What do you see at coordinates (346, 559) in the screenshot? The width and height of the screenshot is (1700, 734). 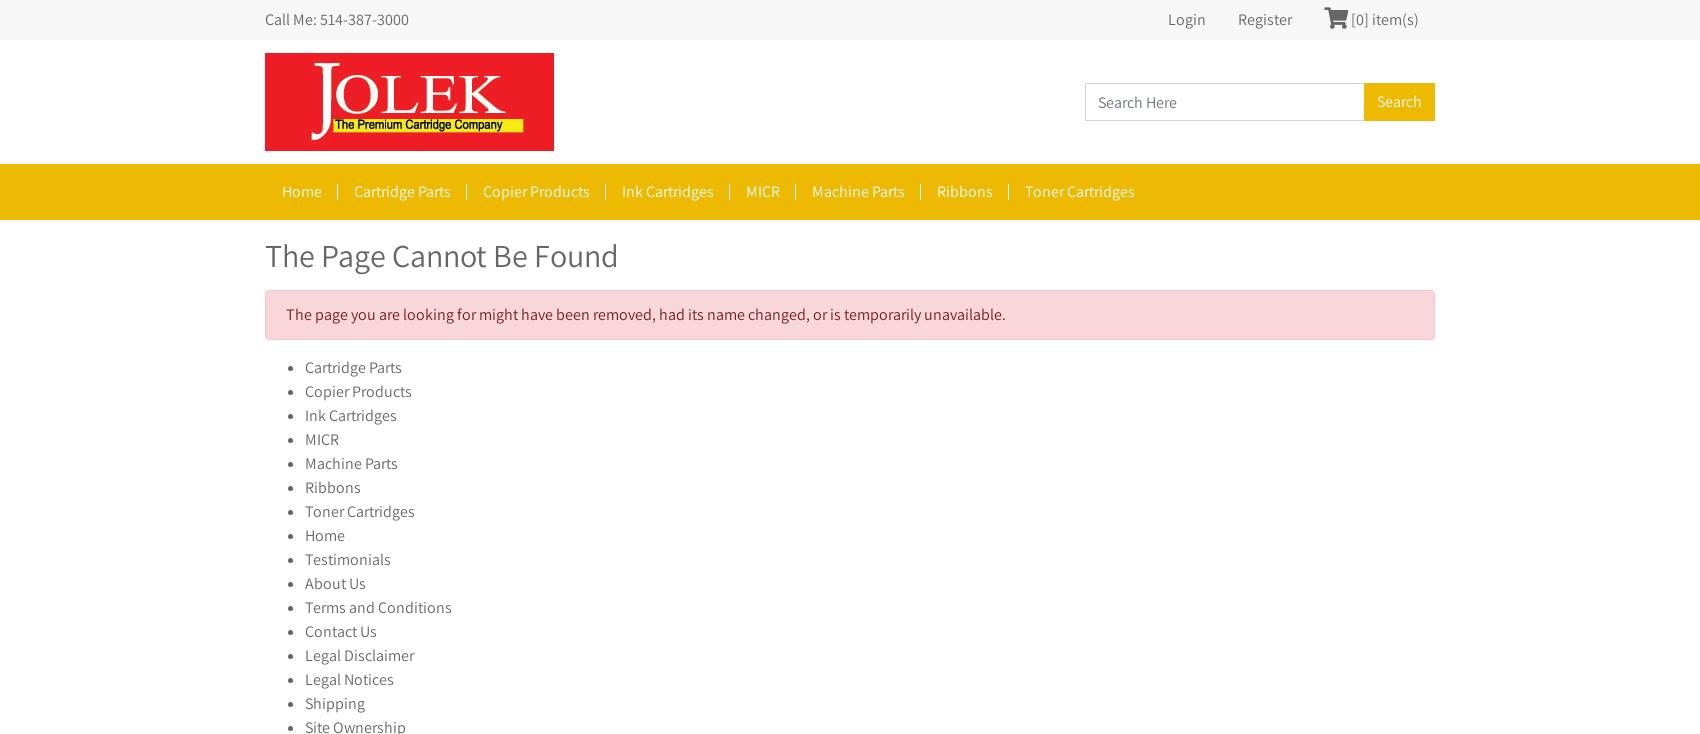 I see `'Testimonials'` at bounding box center [346, 559].